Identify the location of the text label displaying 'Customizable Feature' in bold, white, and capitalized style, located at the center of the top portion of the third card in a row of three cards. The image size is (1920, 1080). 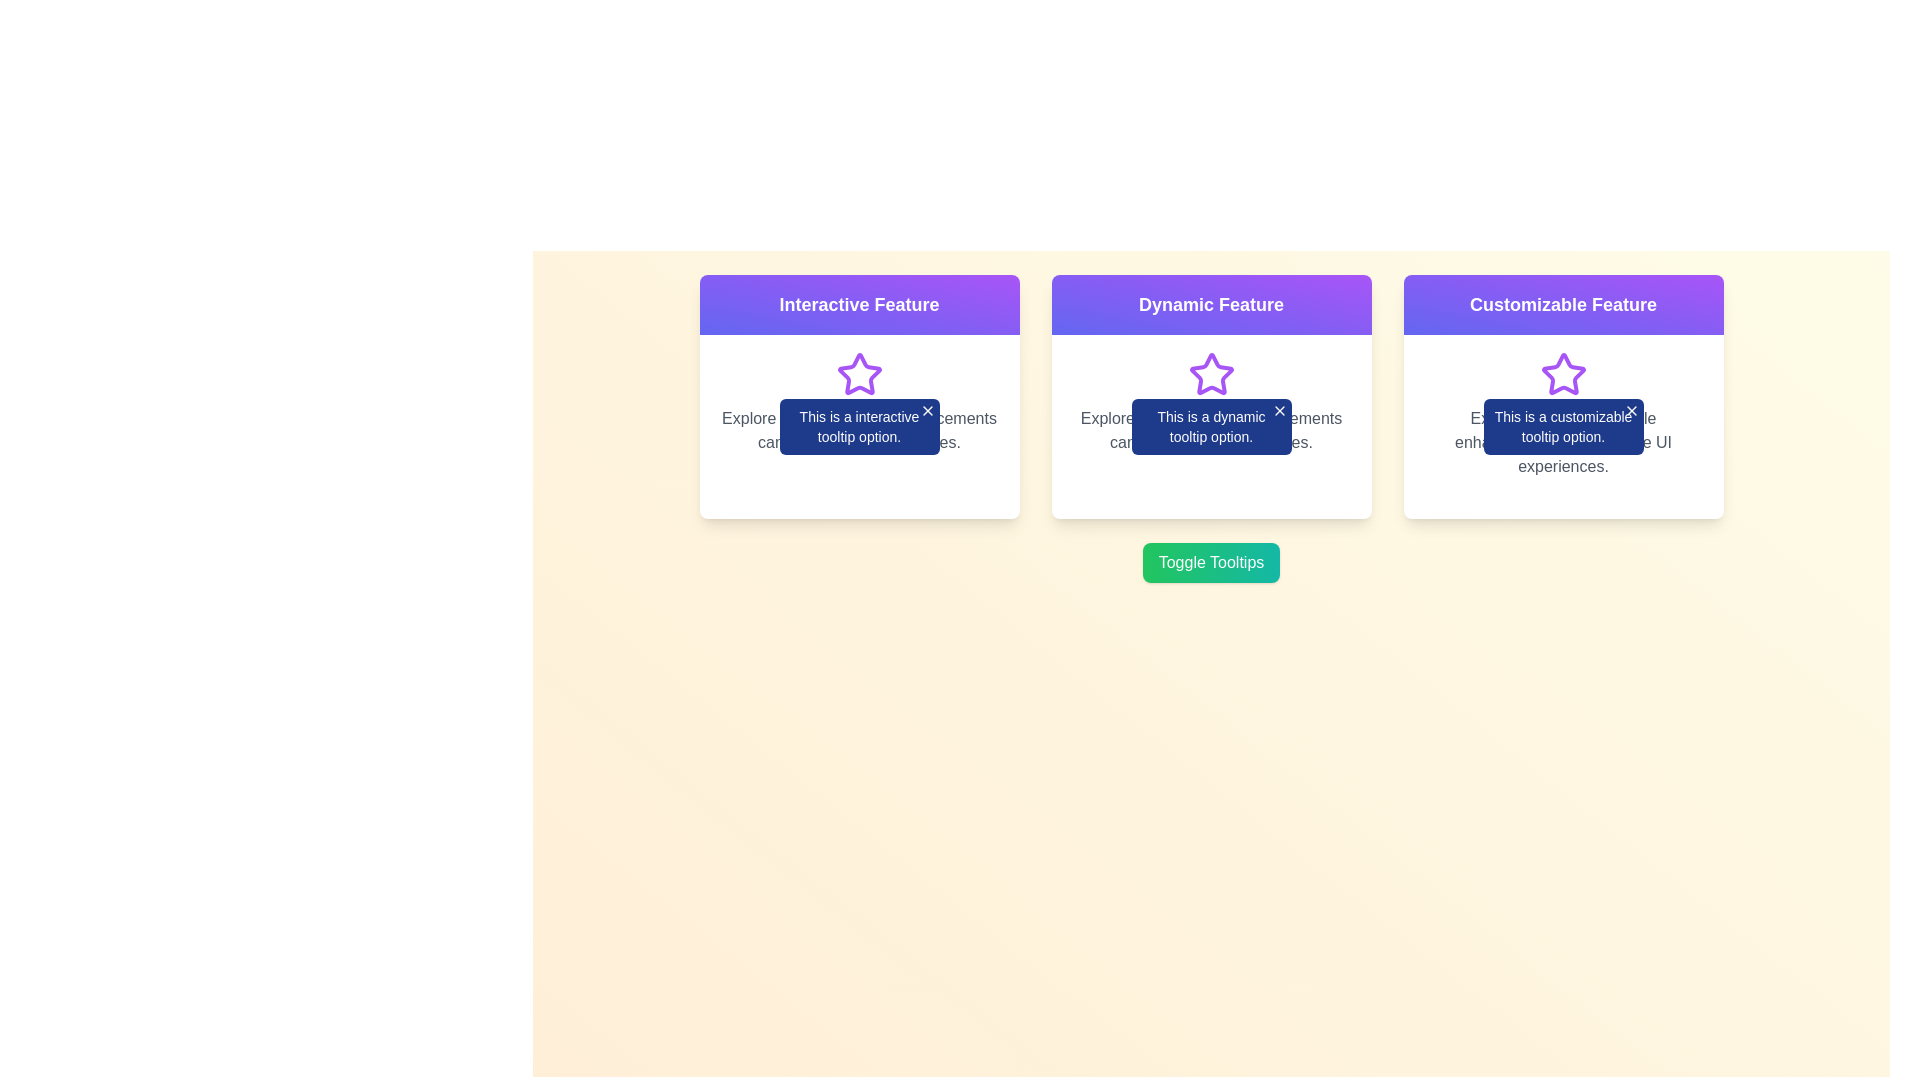
(1562, 304).